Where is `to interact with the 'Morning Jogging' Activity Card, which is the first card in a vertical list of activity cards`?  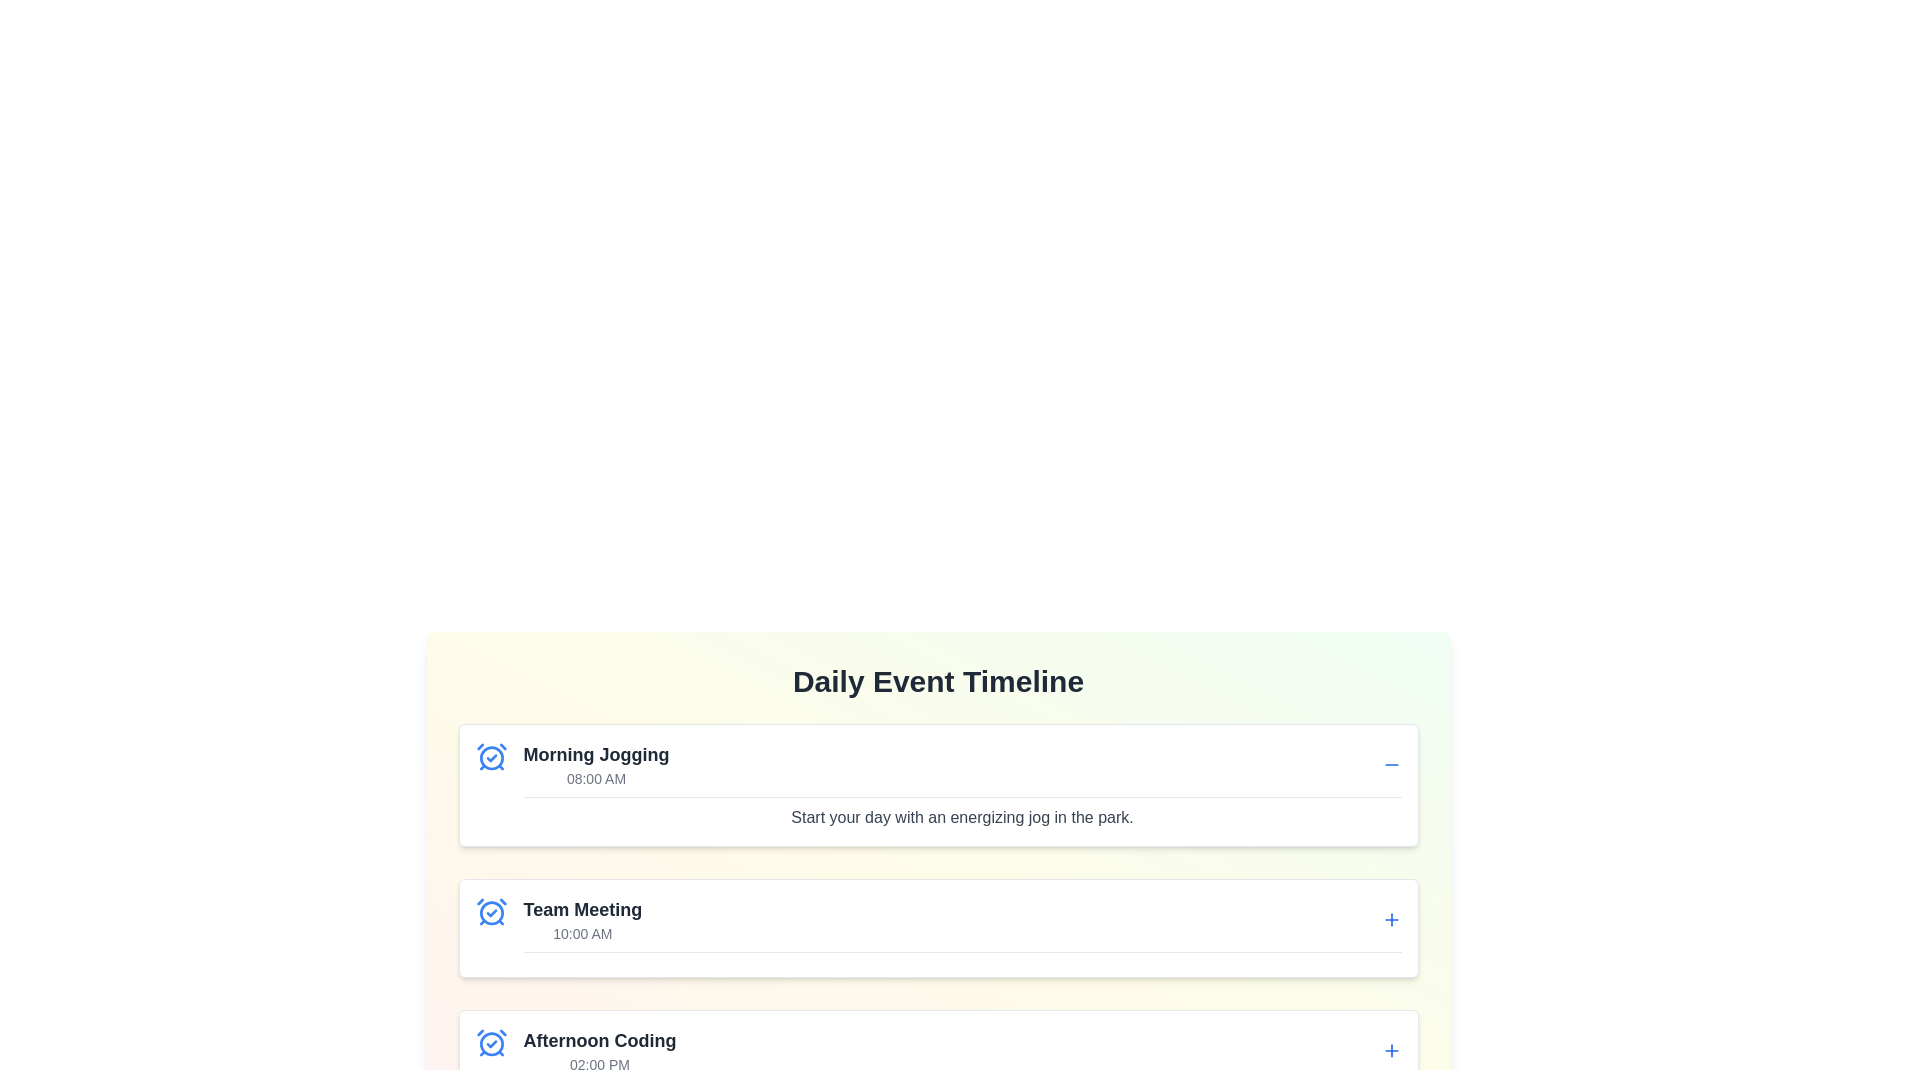
to interact with the 'Morning Jogging' Activity Card, which is the first card in a vertical list of activity cards is located at coordinates (937, 784).